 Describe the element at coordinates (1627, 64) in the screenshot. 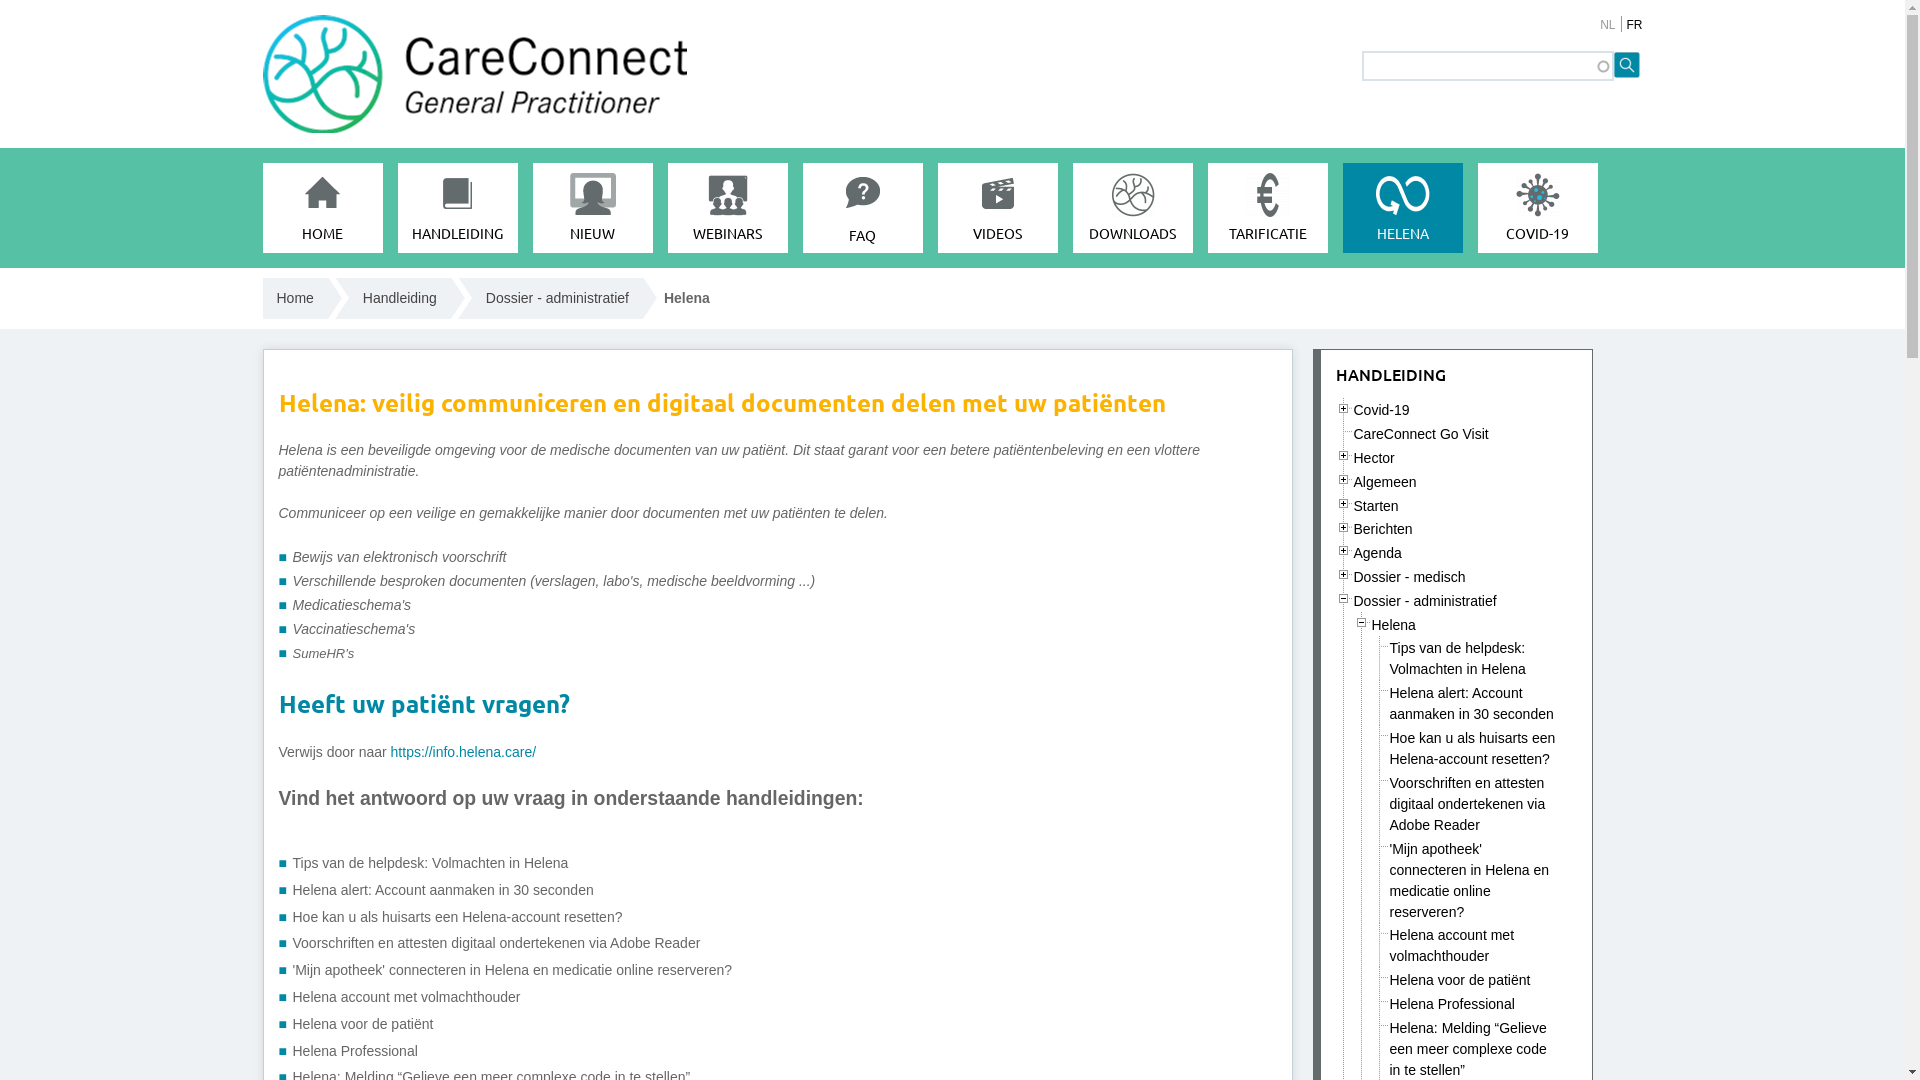

I see `'Toepassen'` at that location.